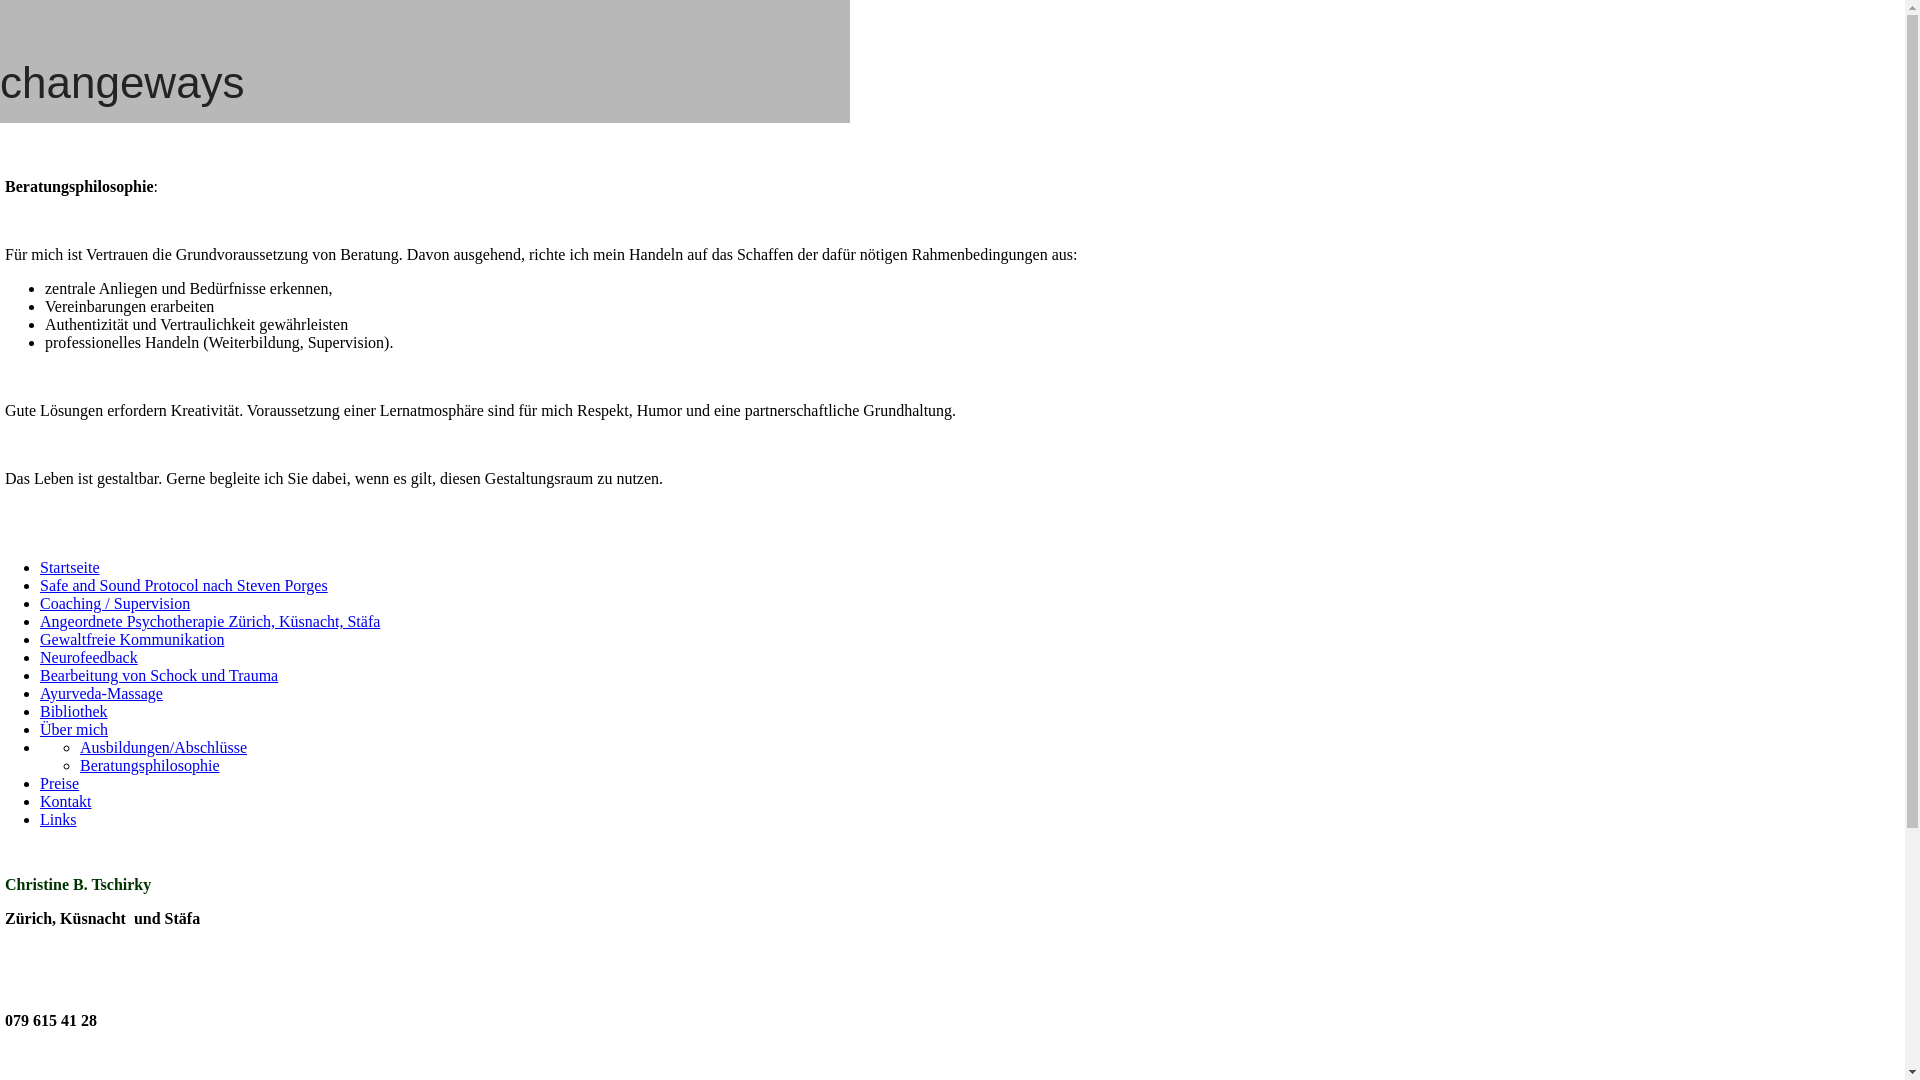 This screenshot has width=1920, height=1080. I want to click on 'Neurofeedback', so click(39, 657).